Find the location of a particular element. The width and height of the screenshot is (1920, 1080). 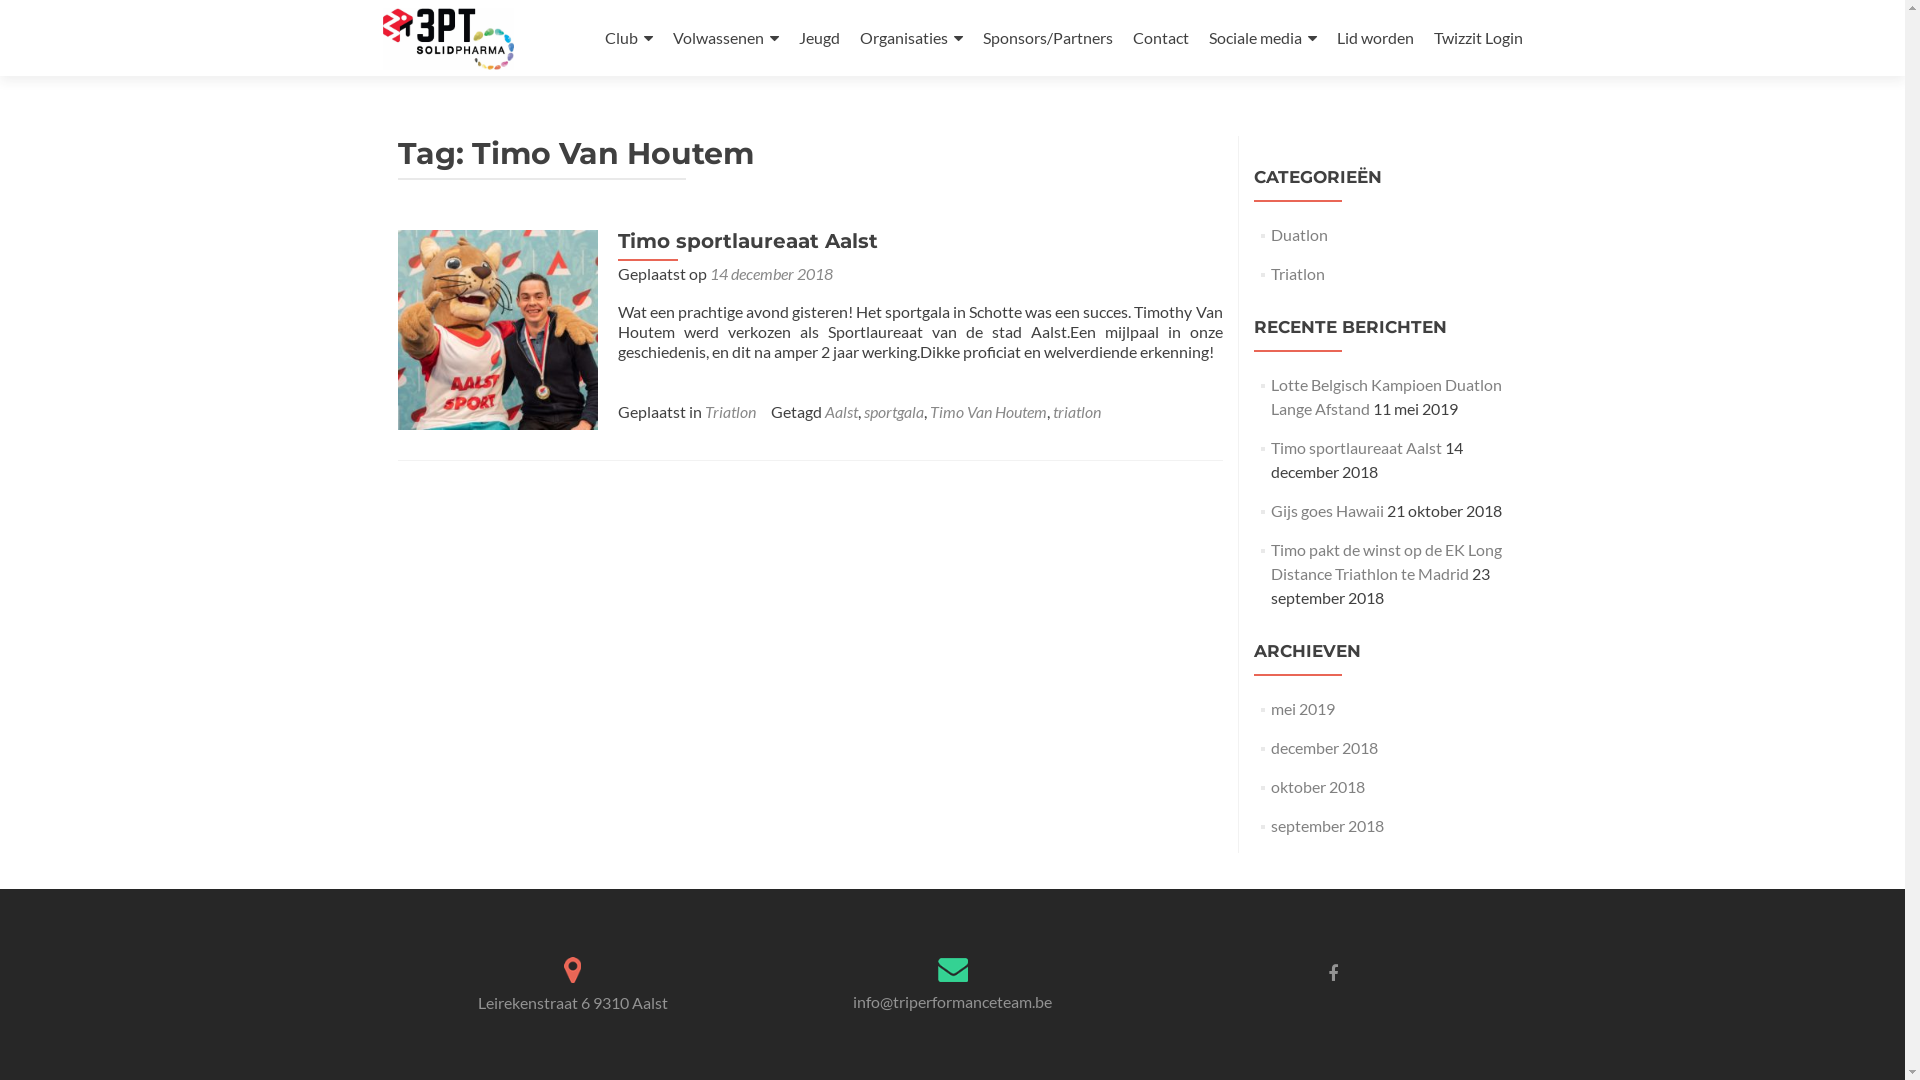

'Triatlon' is located at coordinates (704, 410).